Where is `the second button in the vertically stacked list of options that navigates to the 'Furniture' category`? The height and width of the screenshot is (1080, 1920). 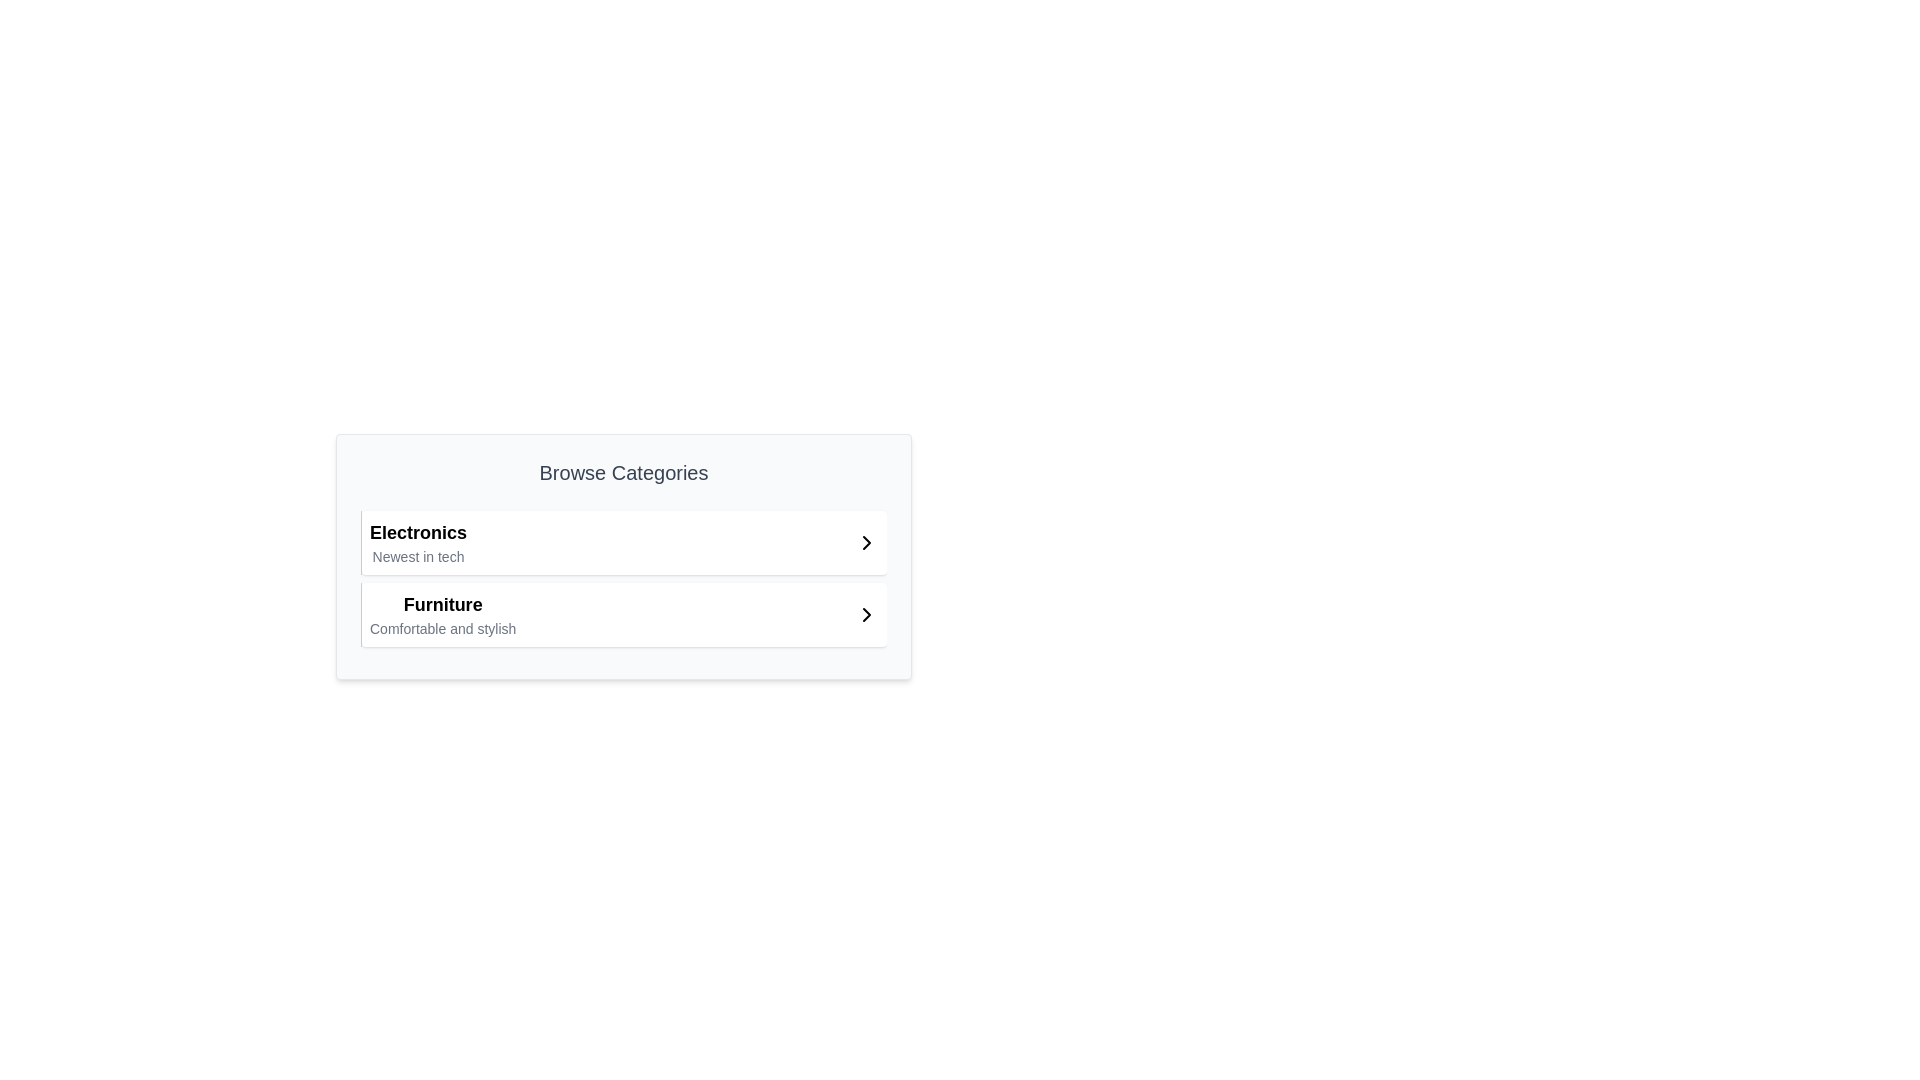
the second button in the vertically stacked list of options that navigates to the 'Furniture' category is located at coordinates (623, 613).